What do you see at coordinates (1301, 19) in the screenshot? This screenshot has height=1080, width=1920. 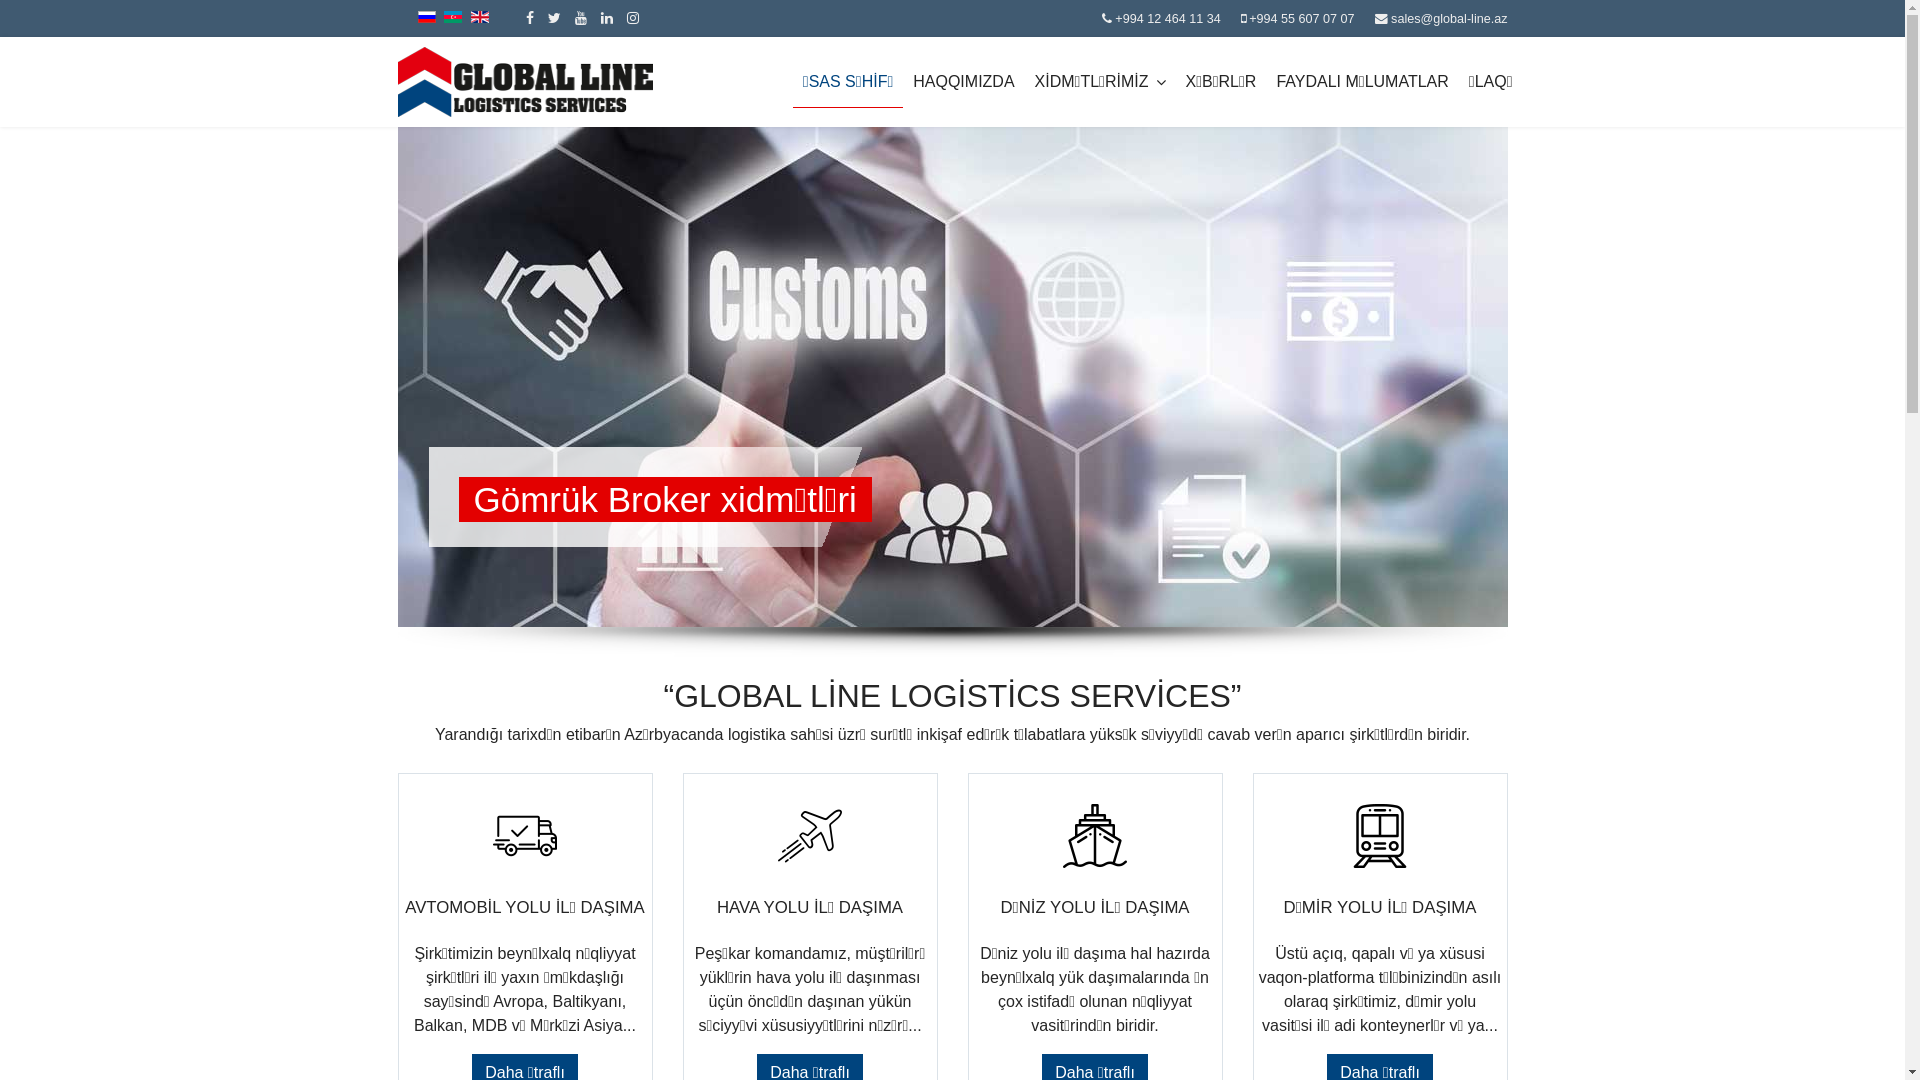 I see `'+994 55 607 07 07'` at bounding box center [1301, 19].